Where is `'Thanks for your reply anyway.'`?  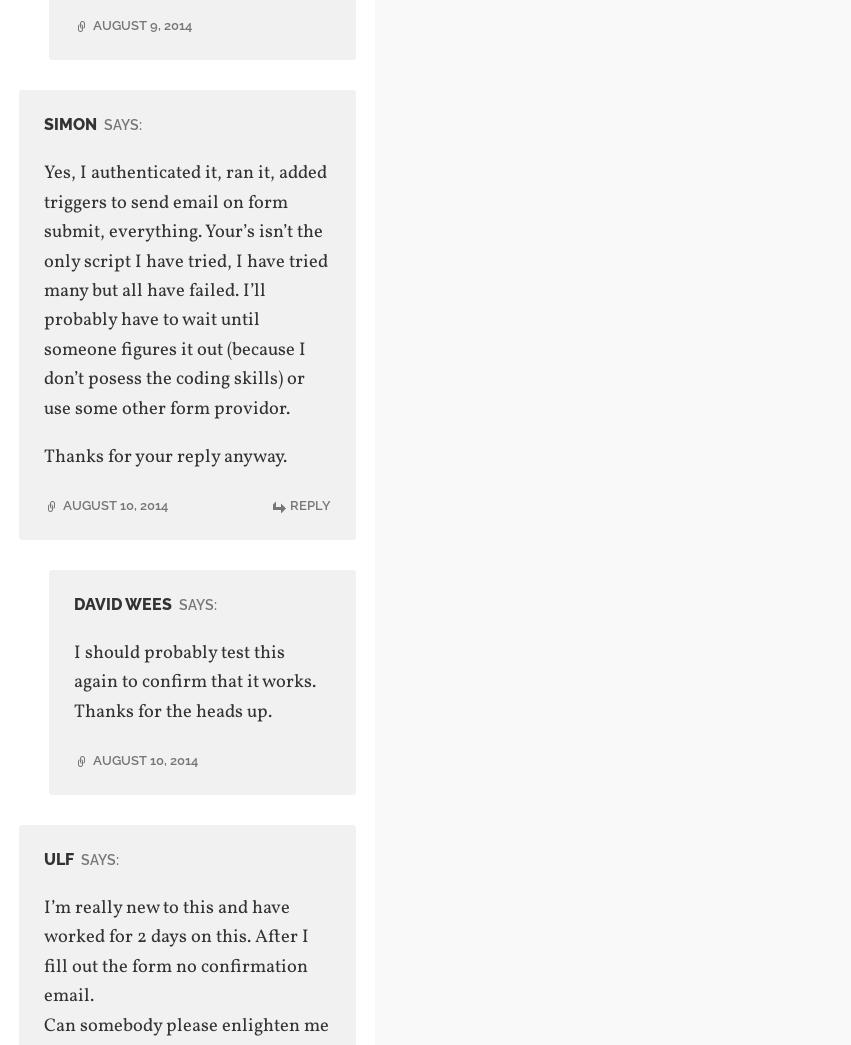 'Thanks for your reply anyway.' is located at coordinates (163, 456).